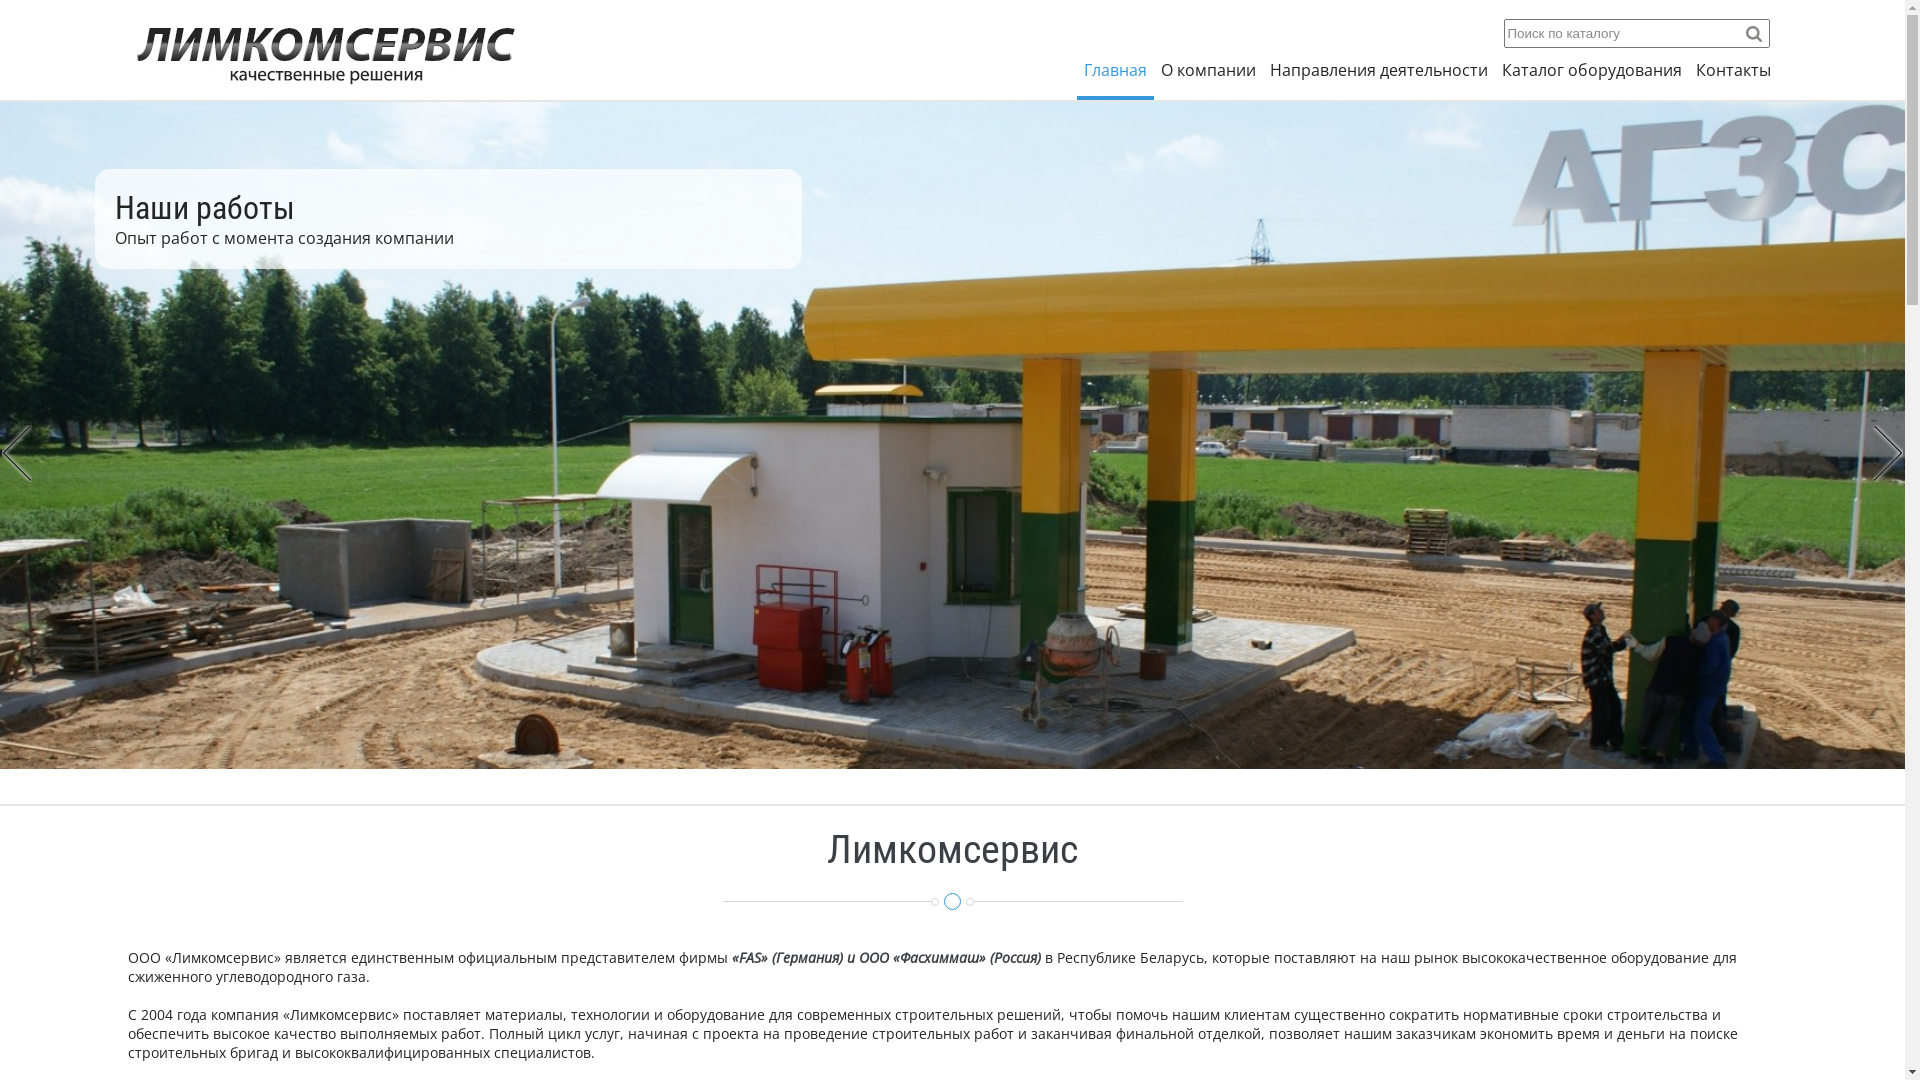 Image resolution: width=1920 pixels, height=1080 pixels. What do you see at coordinates (17, 453) in the screenshot?
I see `'Previous'` at bounding box center [17, 453].